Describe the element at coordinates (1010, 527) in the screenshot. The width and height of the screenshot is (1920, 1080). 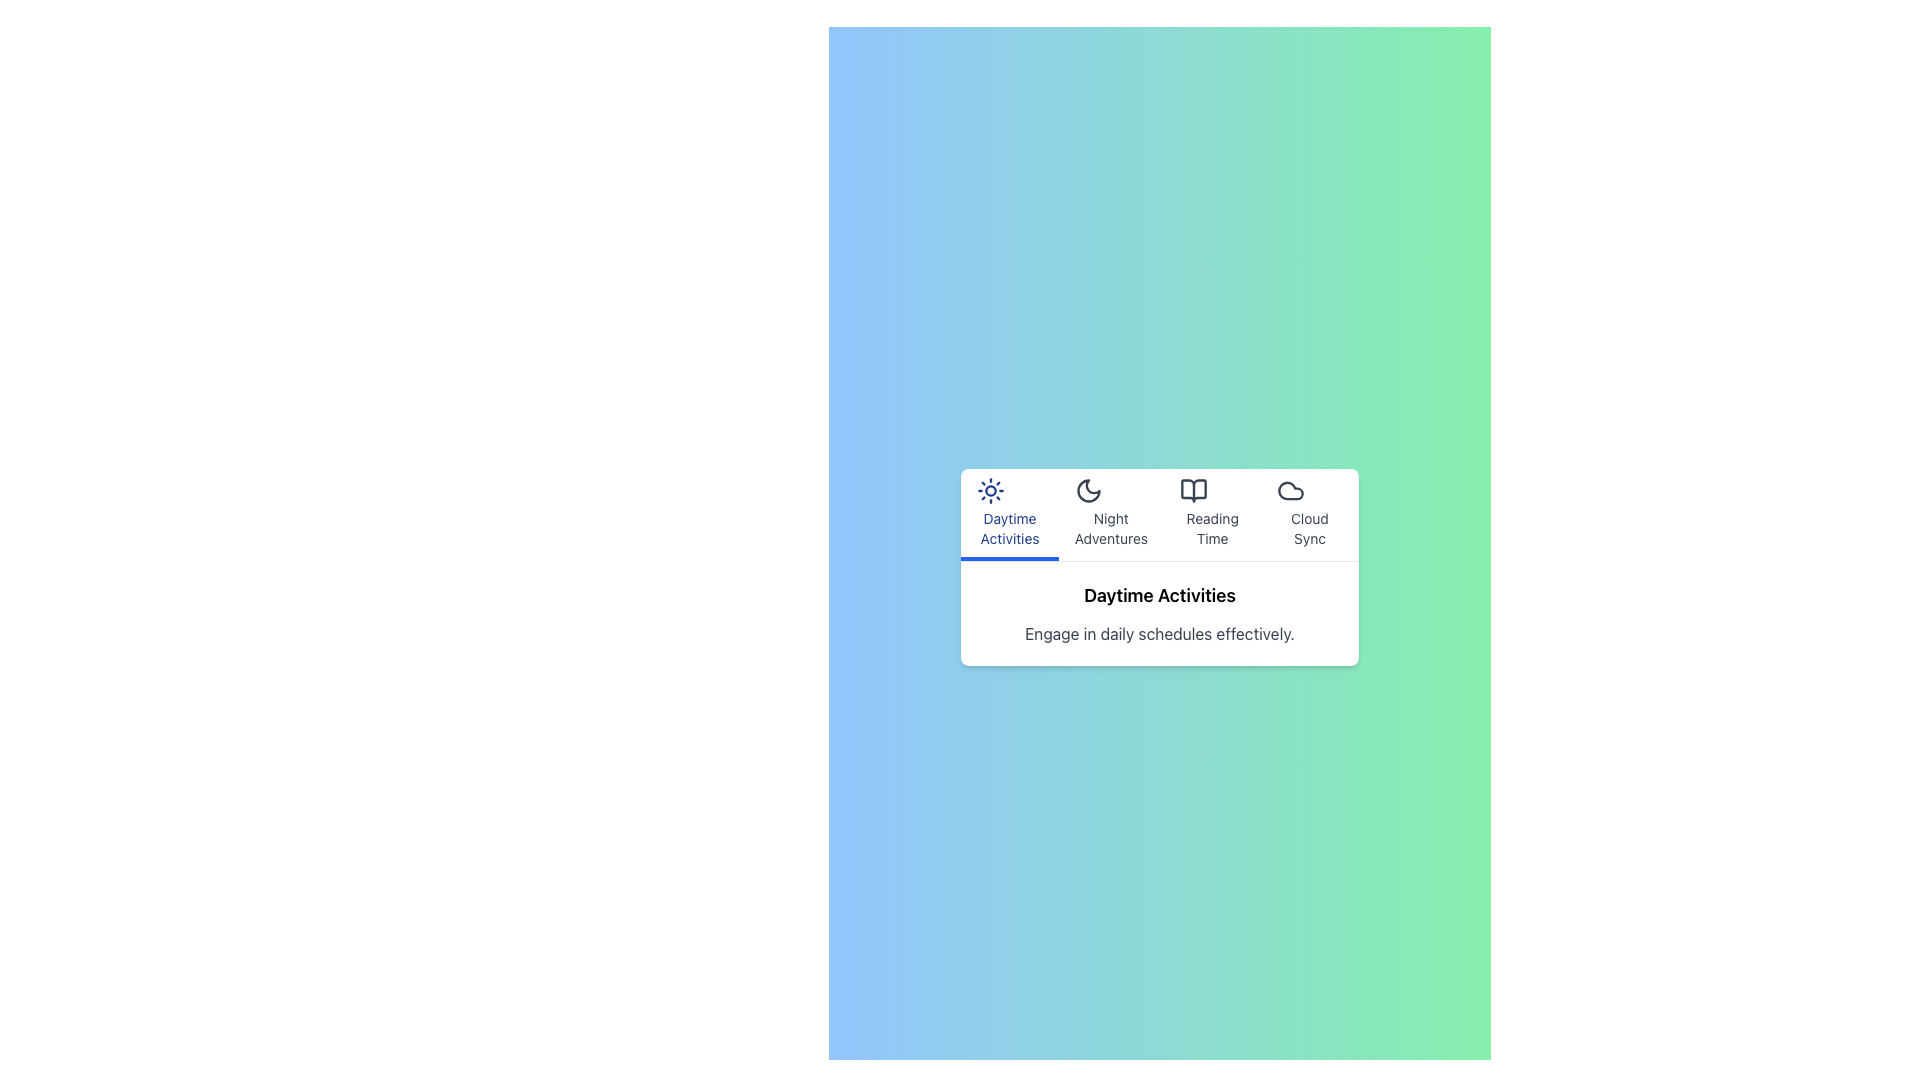
I see `the 'Daytime Activities' text label, which is displayed in smaller blue font and located under the sun icon in the navigation bar` at that location.